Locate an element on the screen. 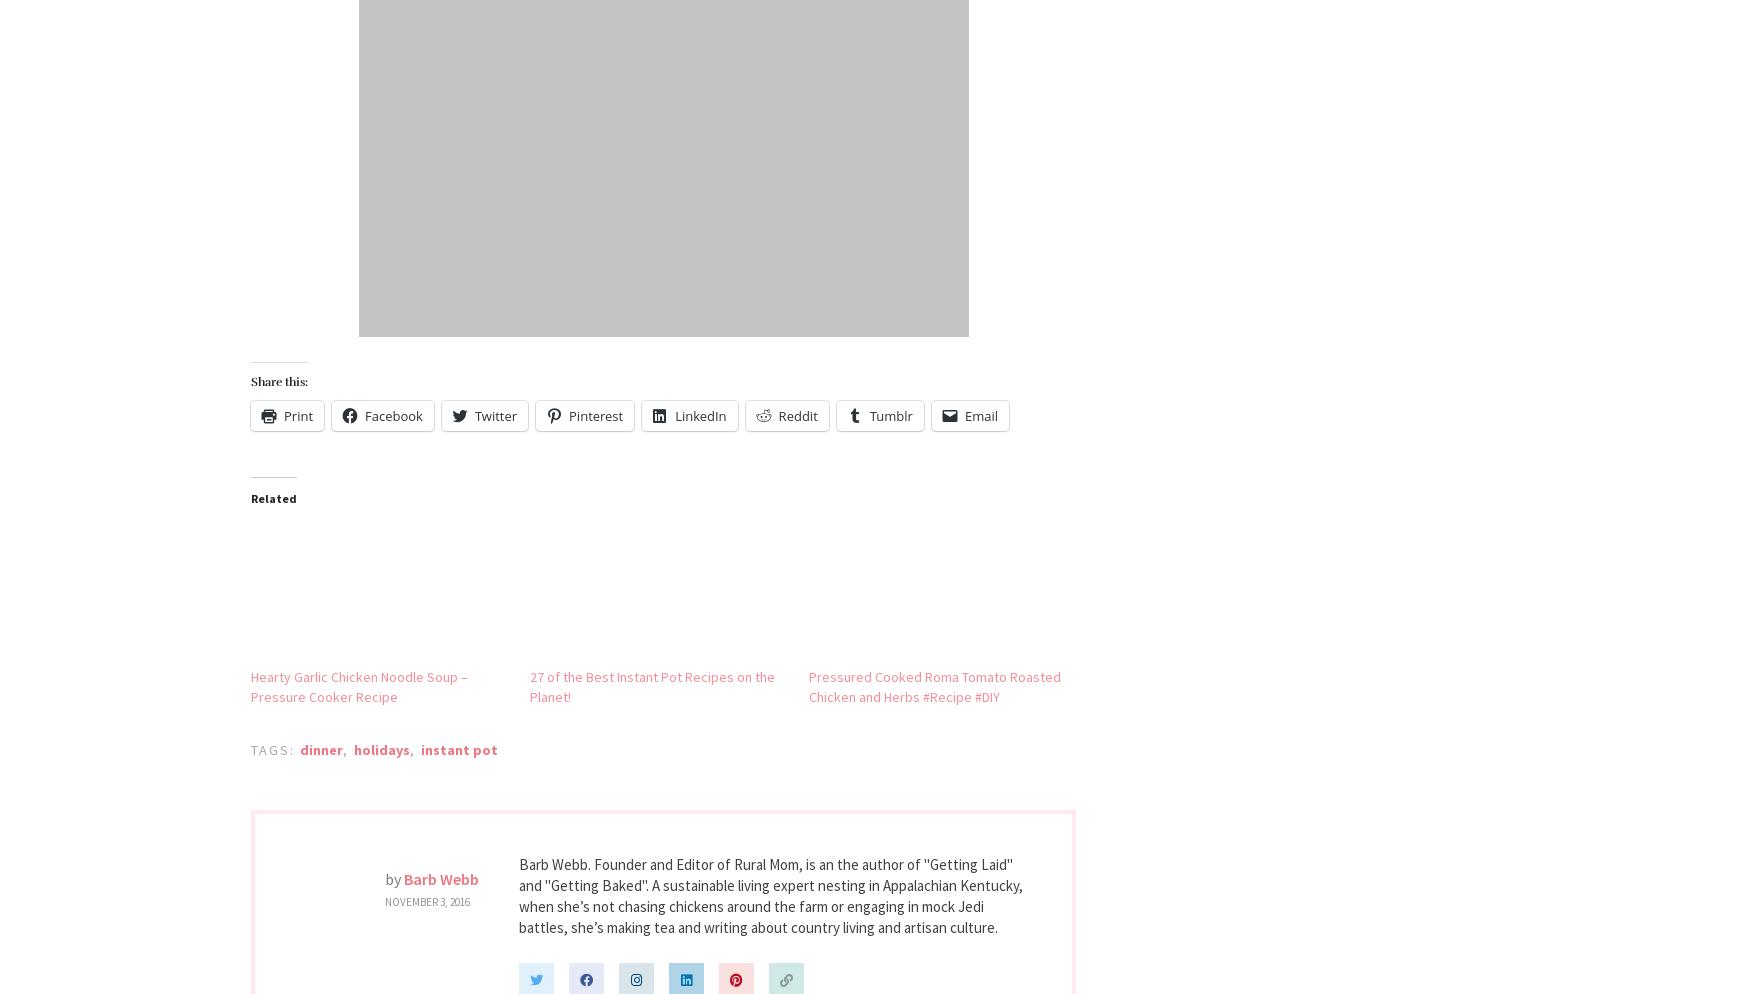 The image size is (1757, 994). 'Related' is located at coordinates (273, 498).